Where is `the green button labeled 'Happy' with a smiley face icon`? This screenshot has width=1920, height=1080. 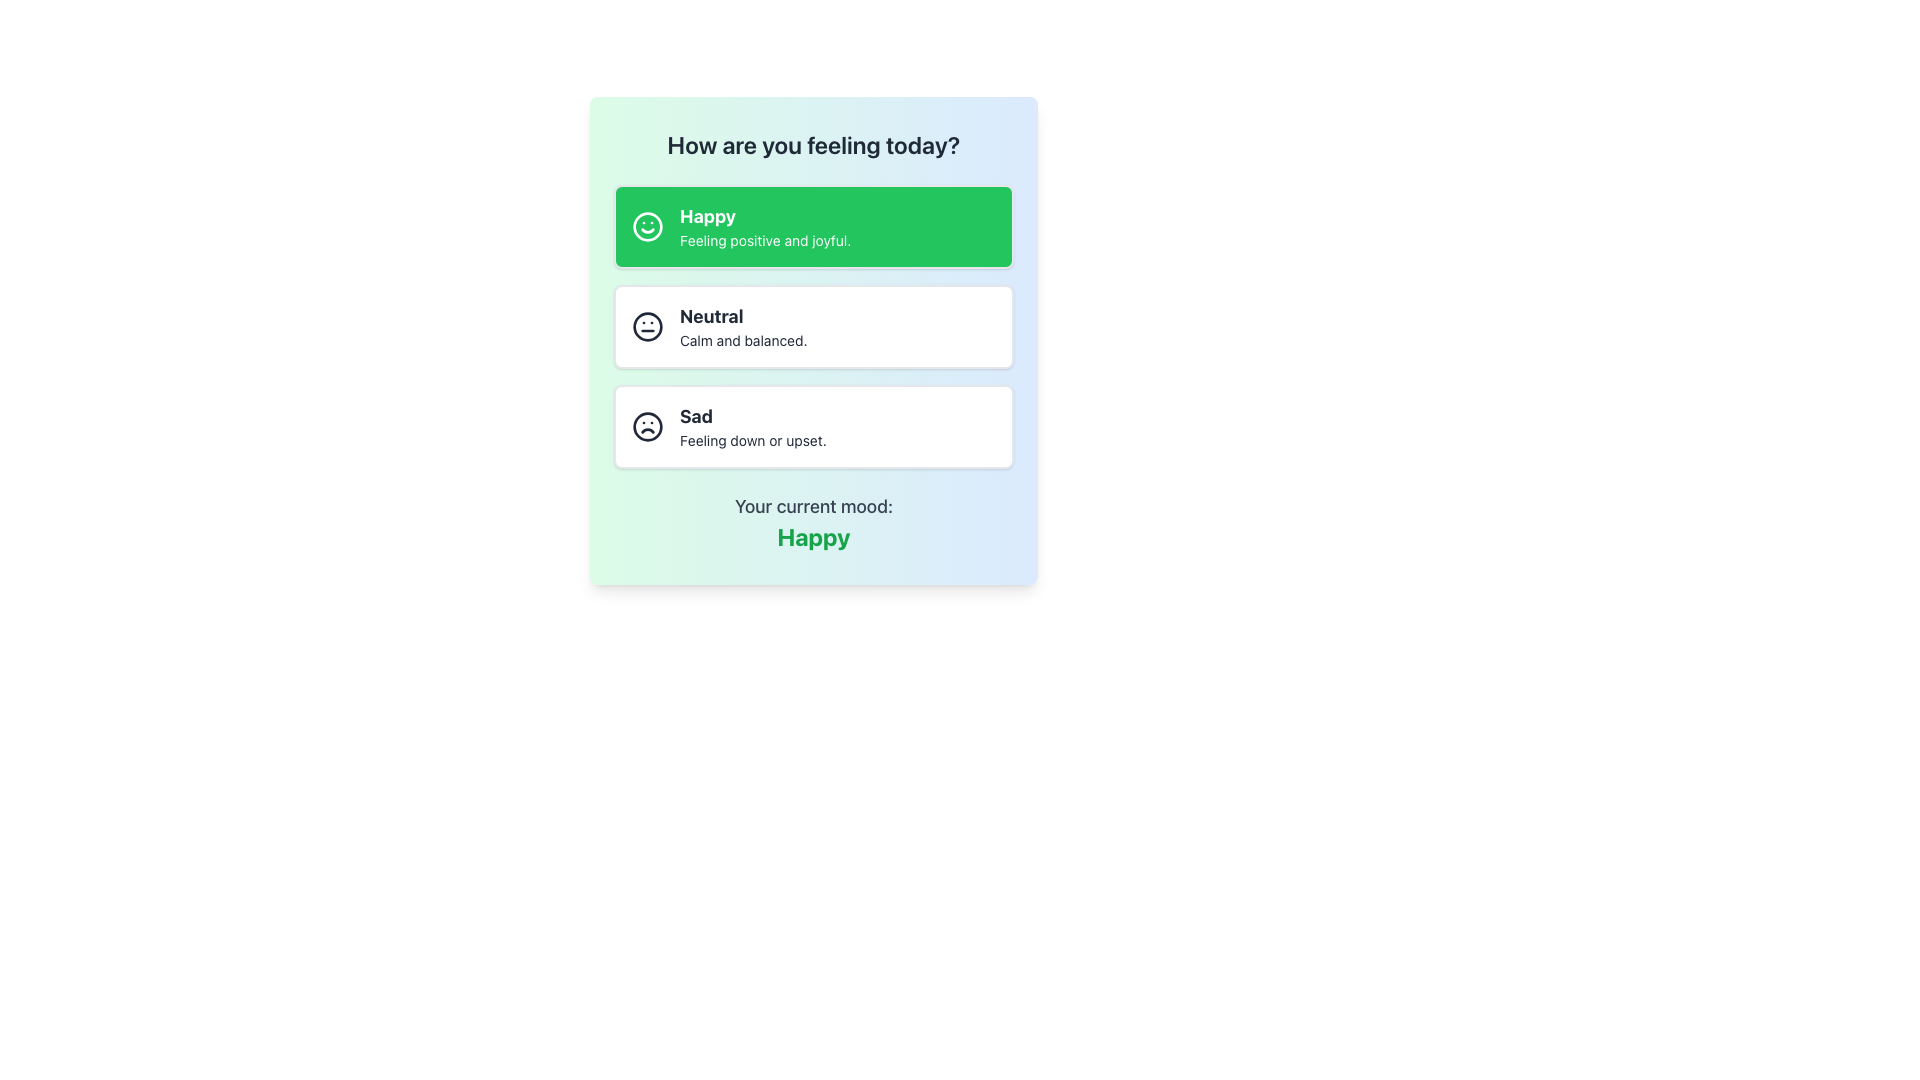 the green button labeled 'Happy' with a smiley face icon is located at coordinates (814, 226).